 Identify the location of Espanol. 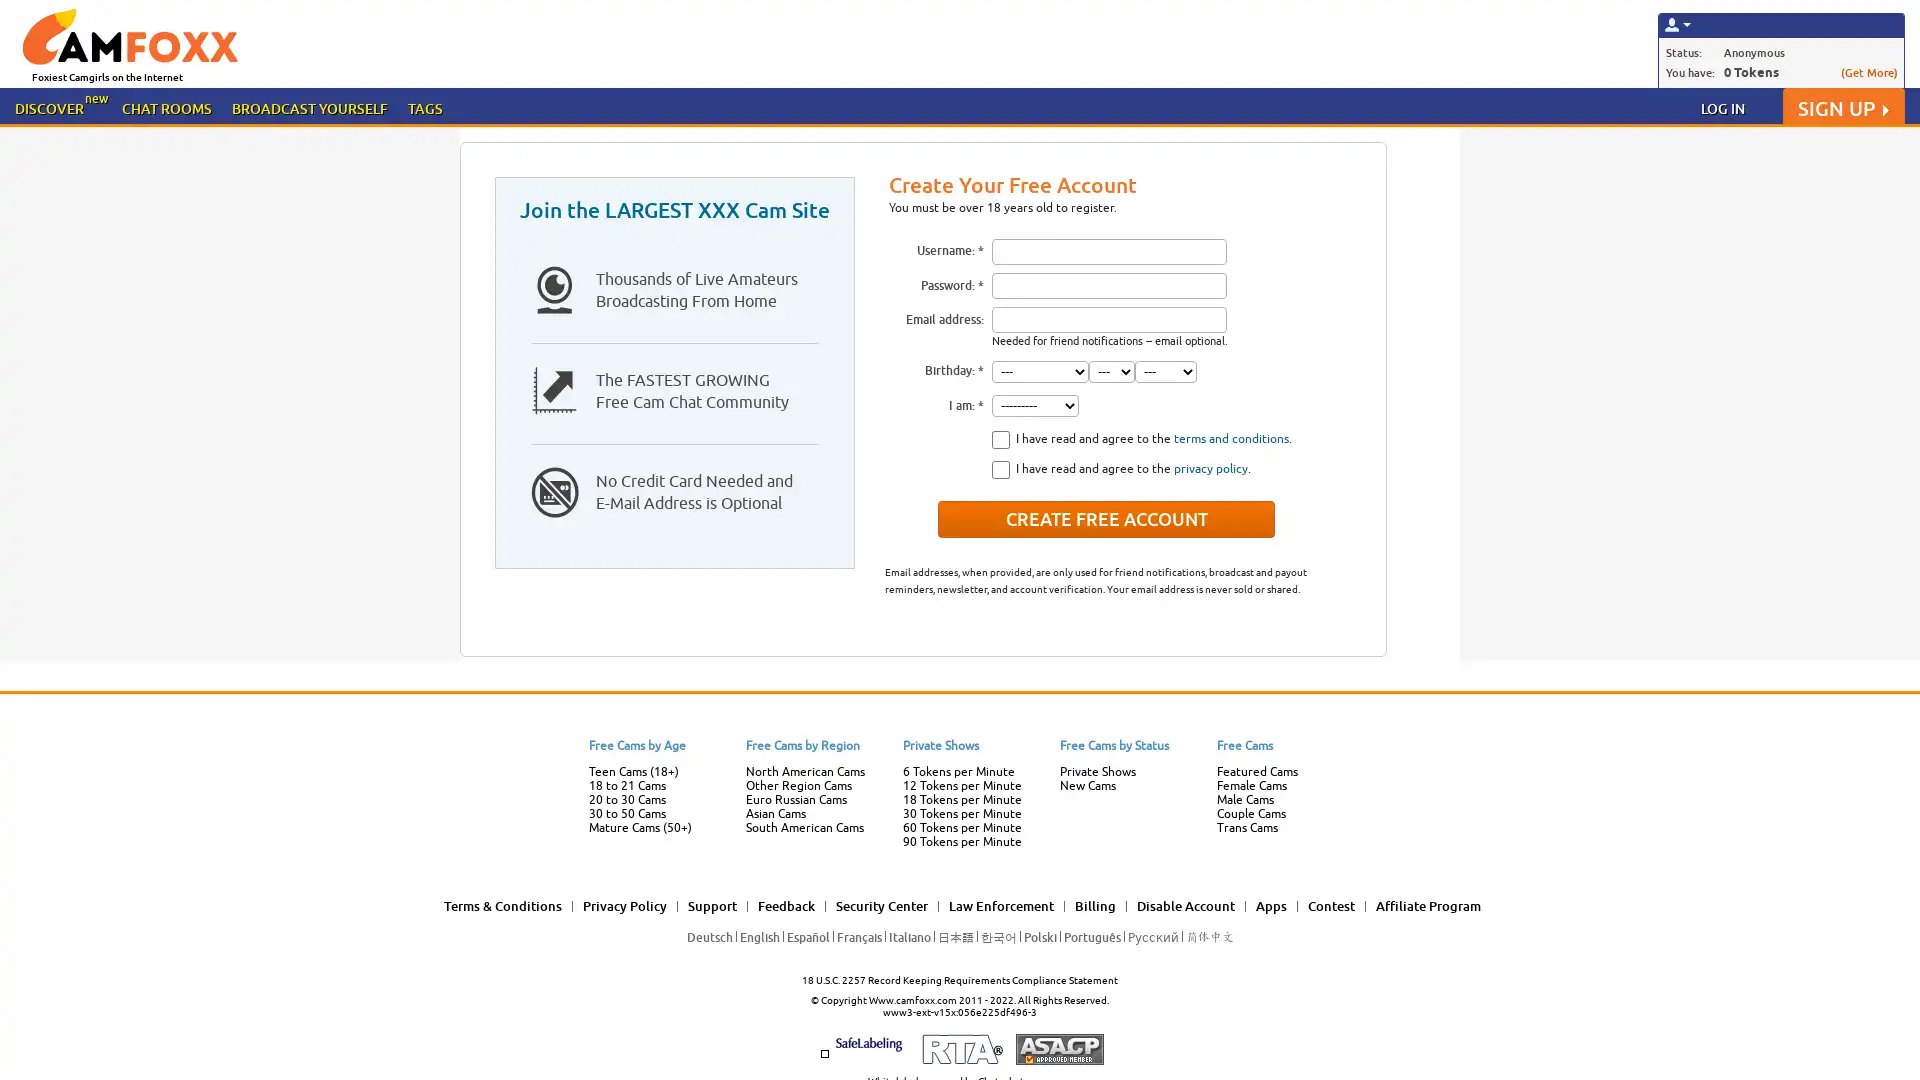
(808, 937).